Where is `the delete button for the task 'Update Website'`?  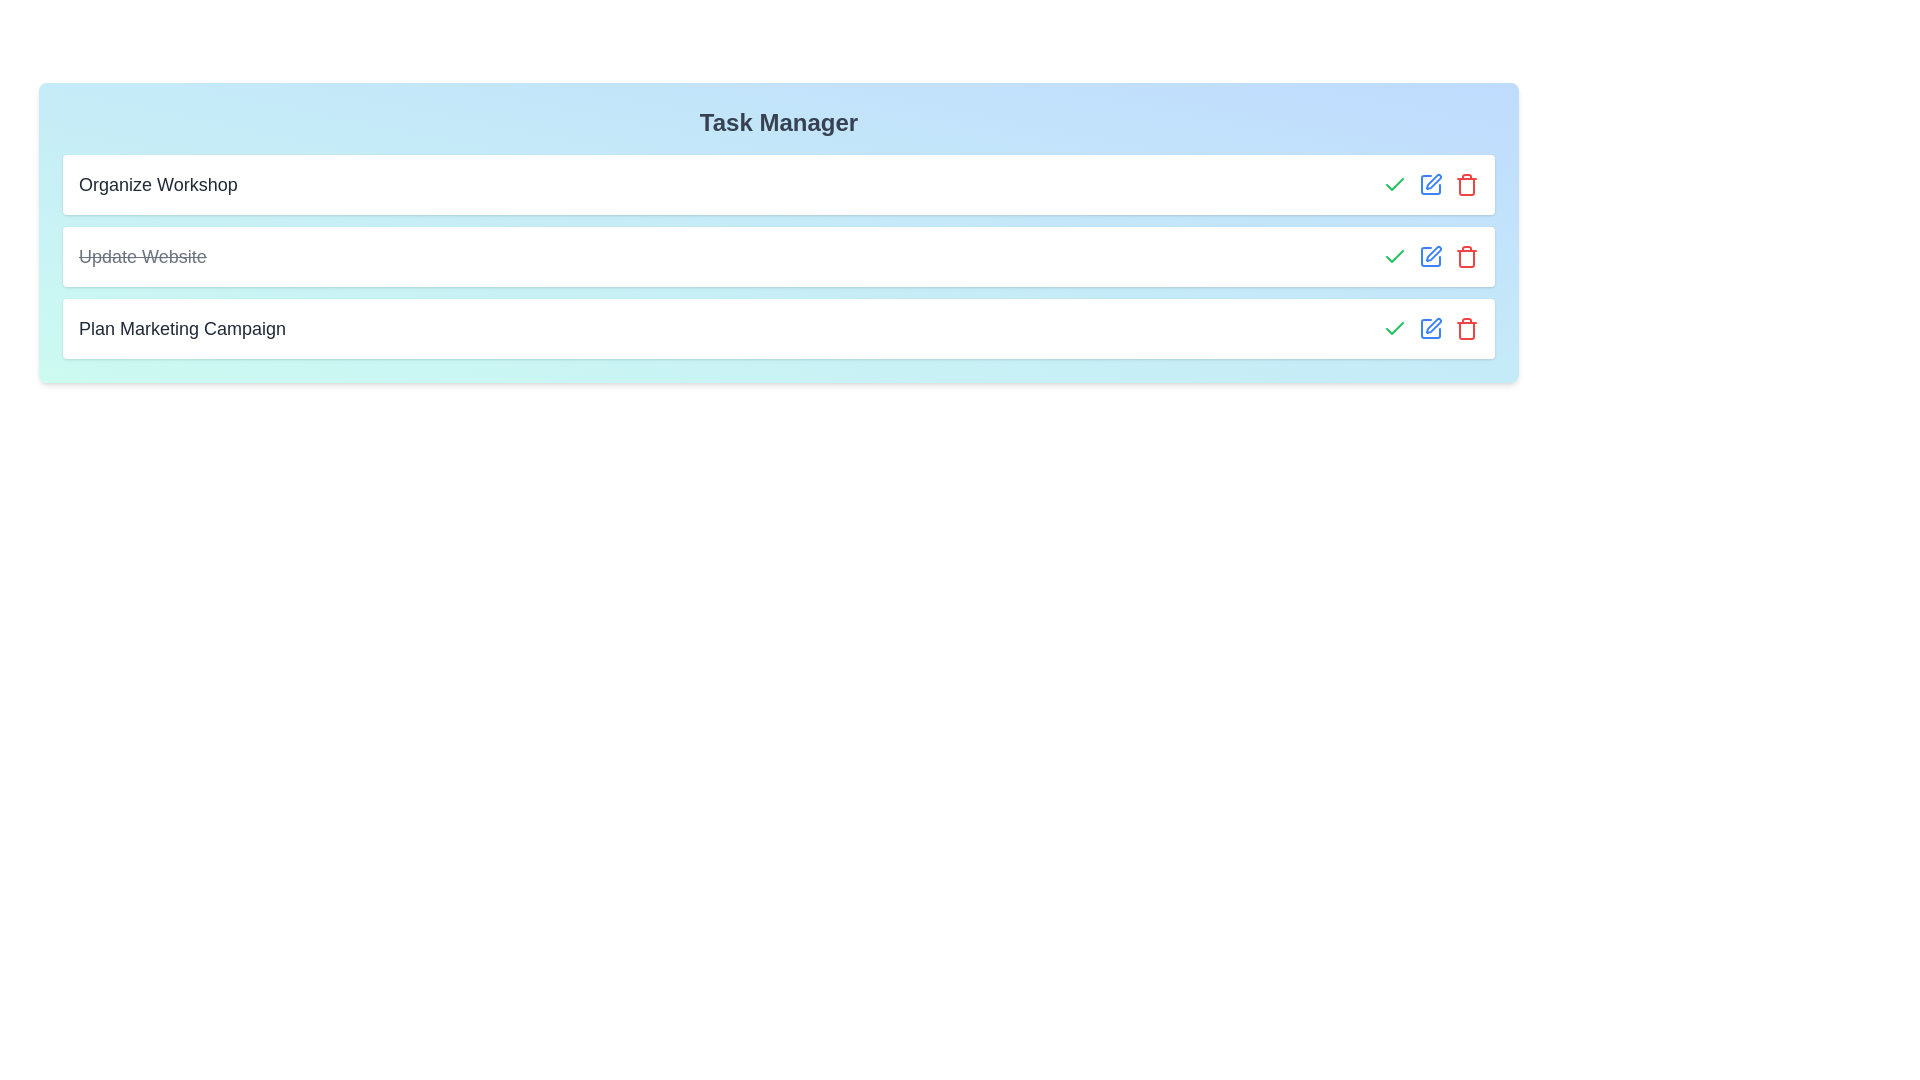
the delete button for the task 'Update Website' is located at coordinates (1467, 256).